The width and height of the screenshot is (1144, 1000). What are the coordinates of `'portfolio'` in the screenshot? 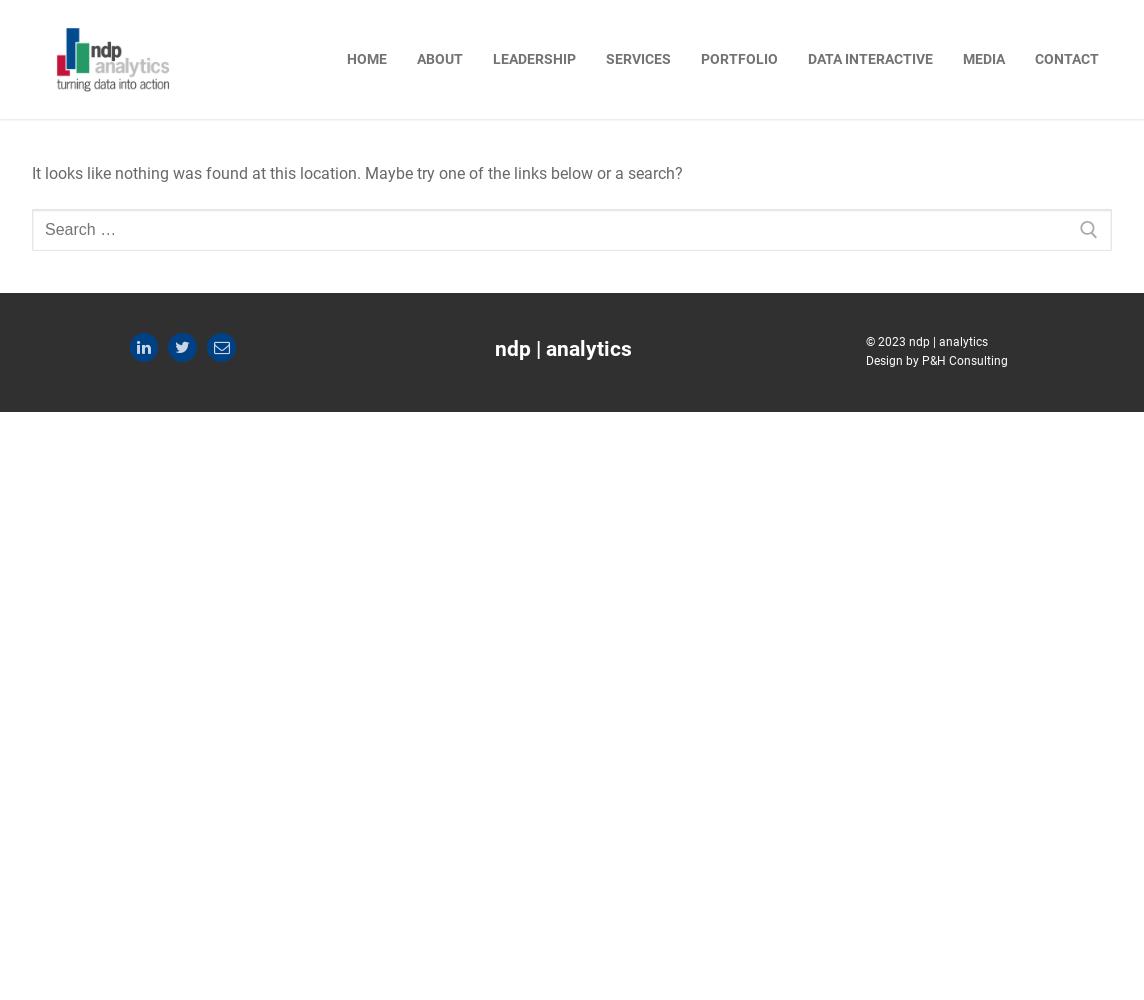 It's located at (701, 58).